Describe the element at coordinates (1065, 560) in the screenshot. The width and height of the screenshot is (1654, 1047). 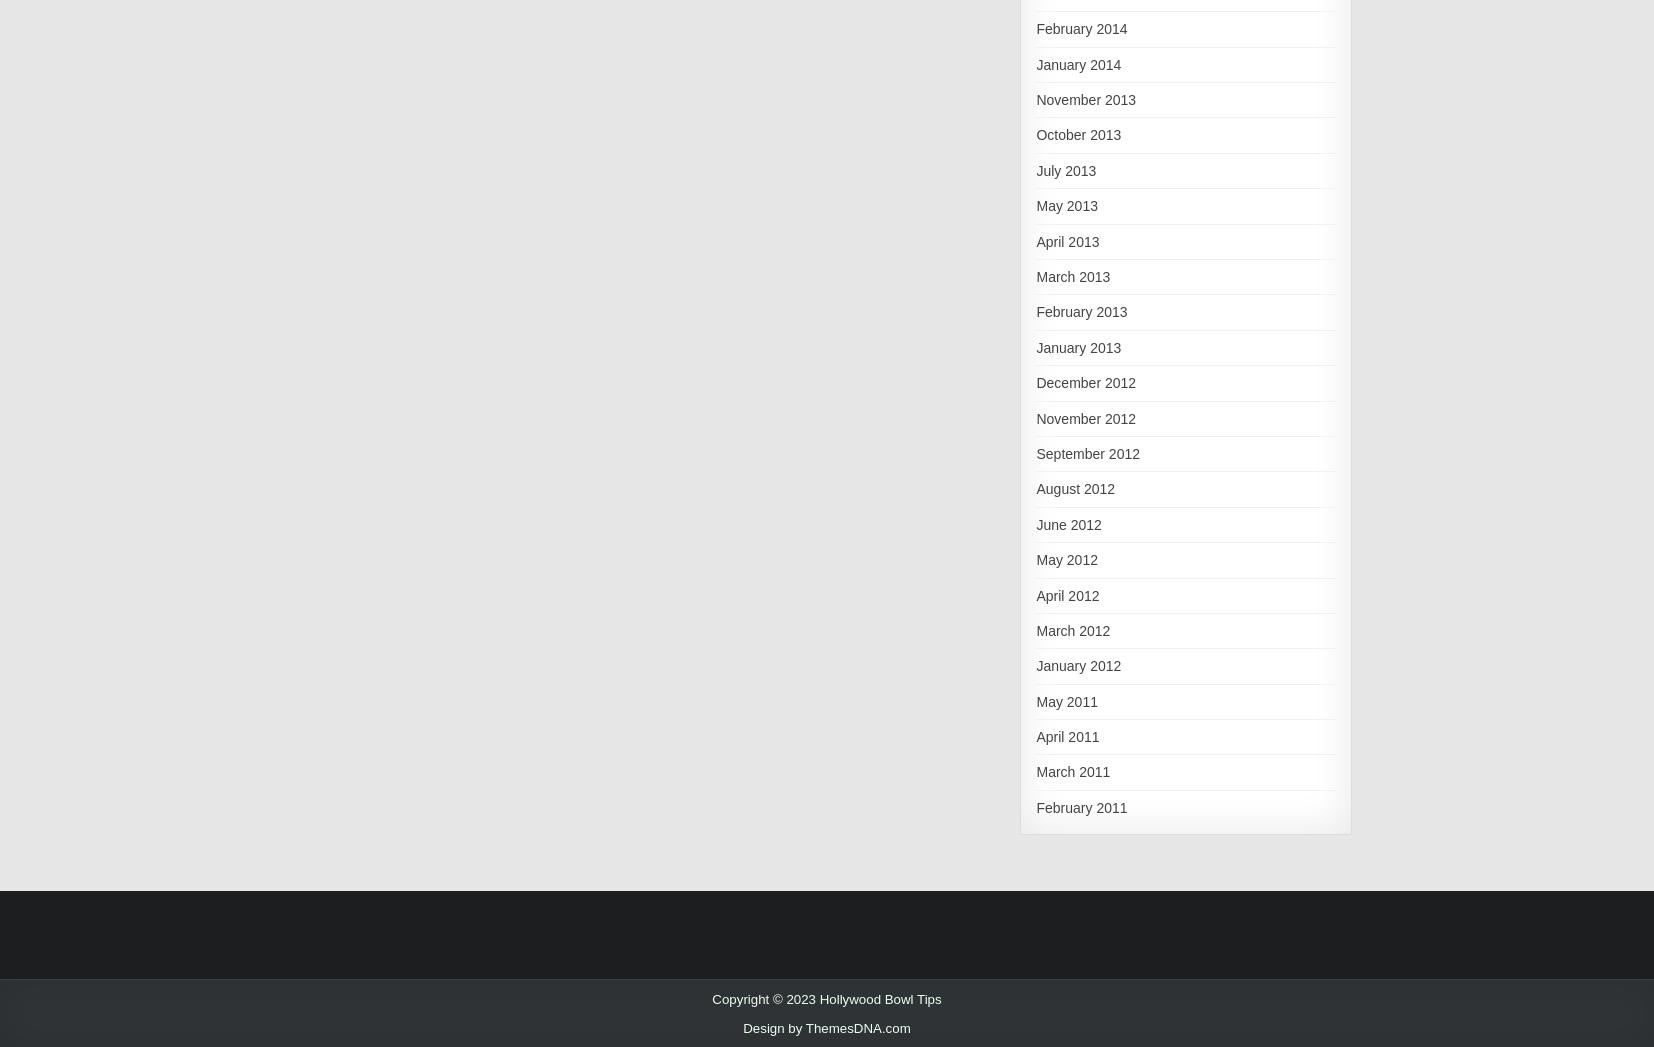
I see `'May 2012'` at that location.